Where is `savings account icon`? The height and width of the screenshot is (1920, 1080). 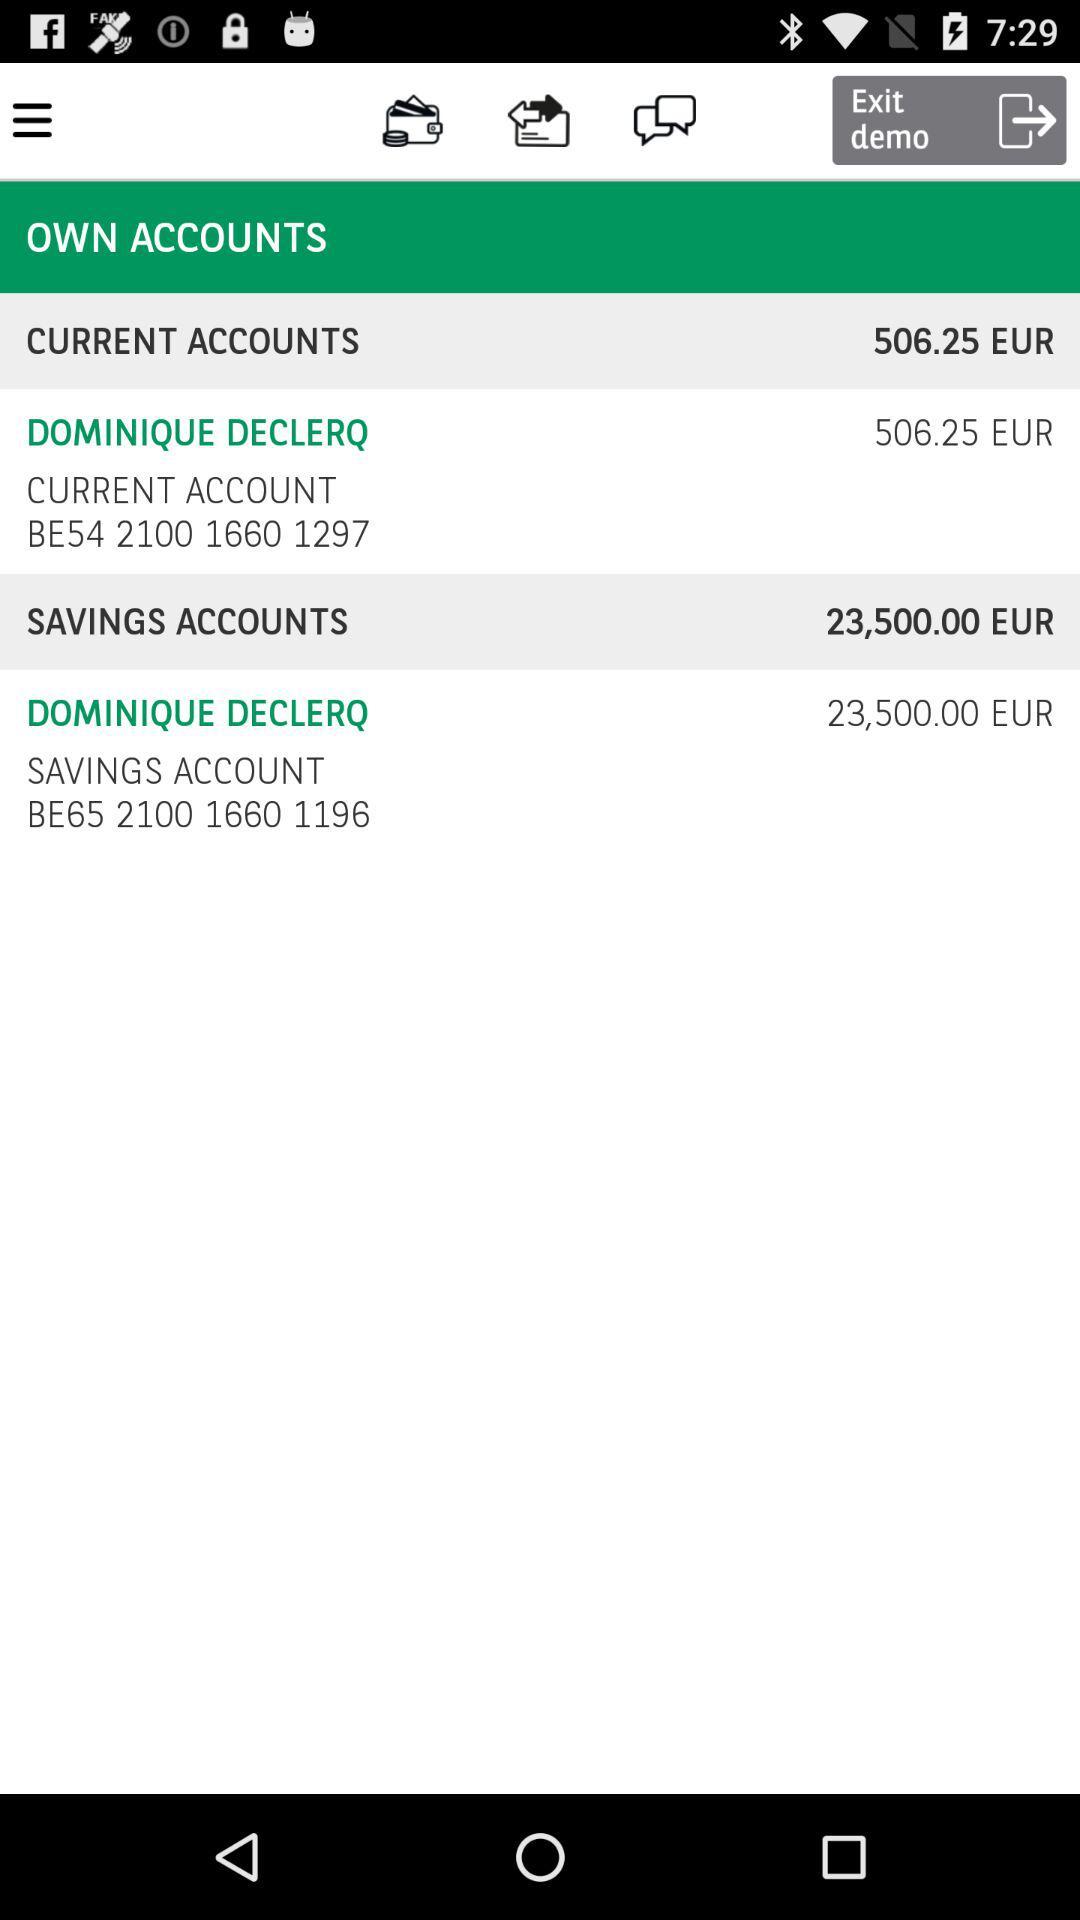
savings account icon is located at coordinates (174, 770).